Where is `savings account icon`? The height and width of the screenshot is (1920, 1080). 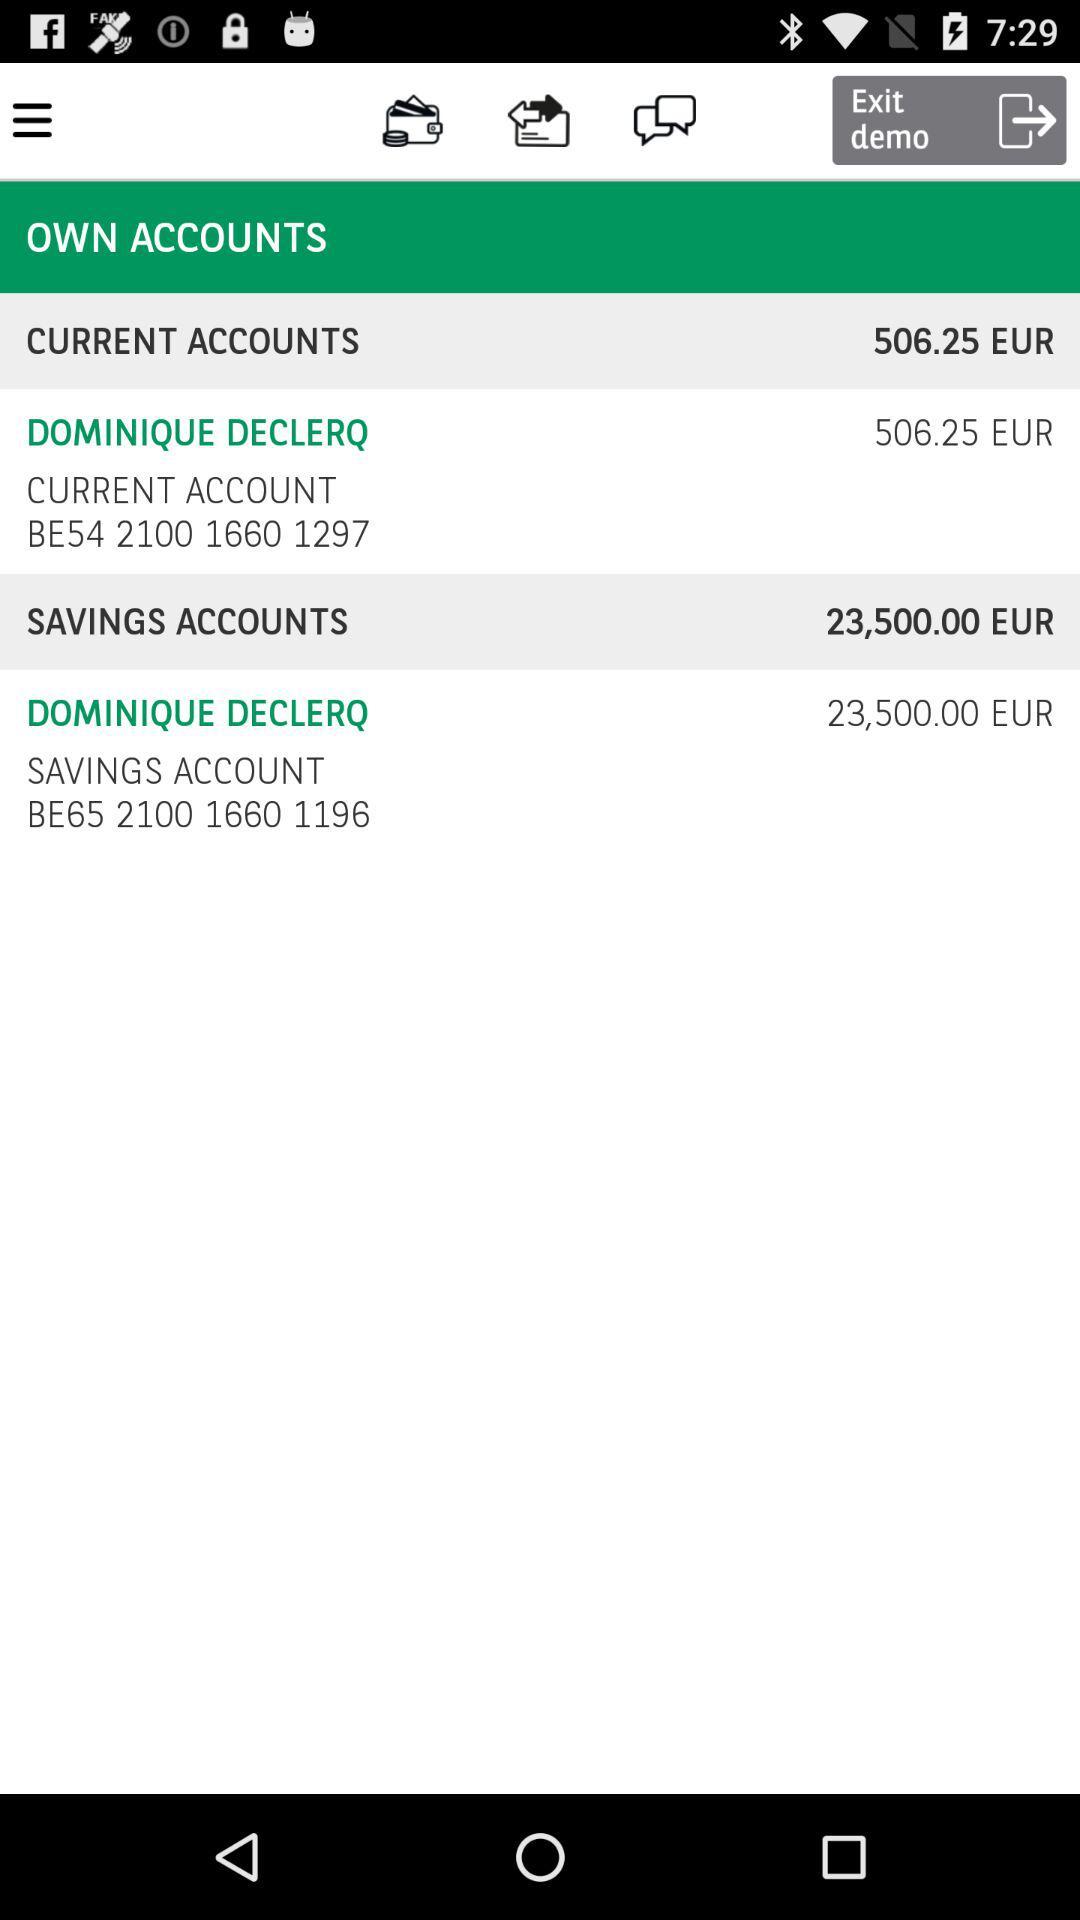
savings account icon is located at coordinates (174, 770).